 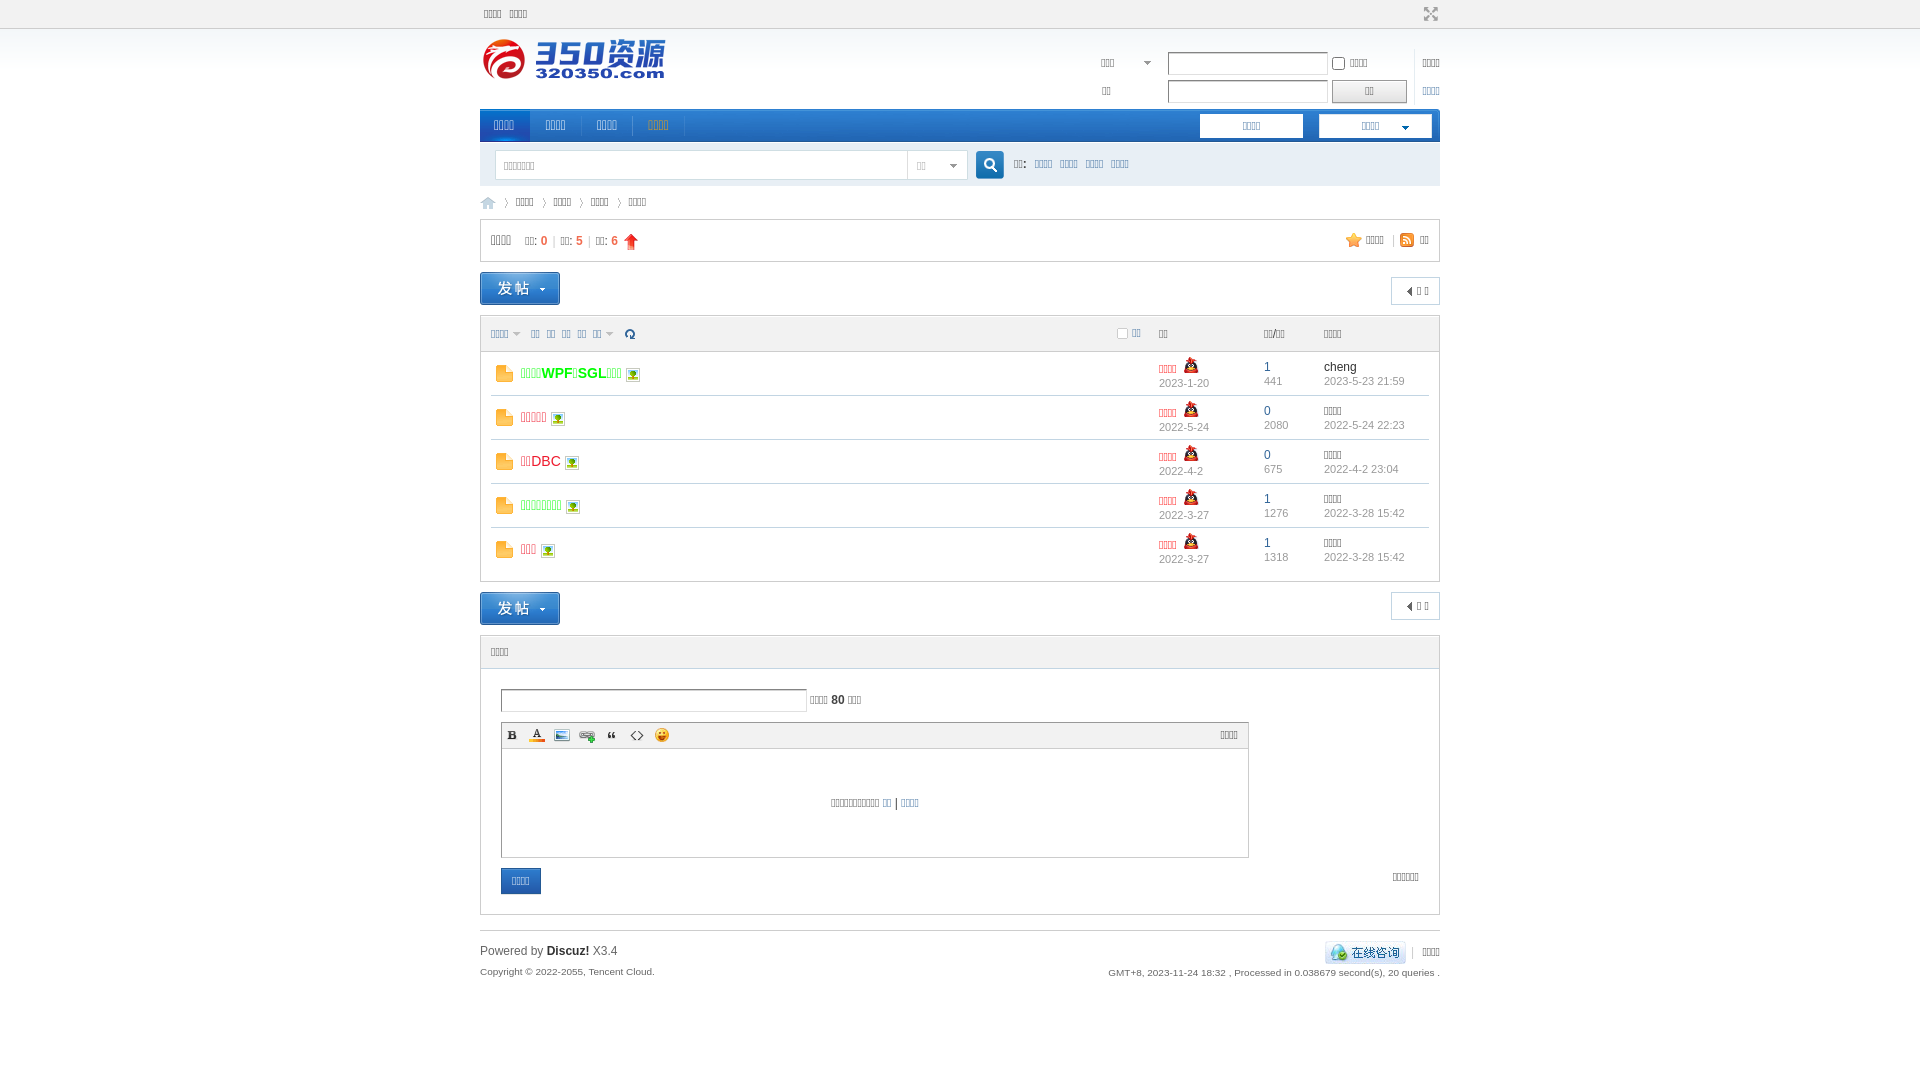 I want to click on 'Image', so click(x=560, y=735).